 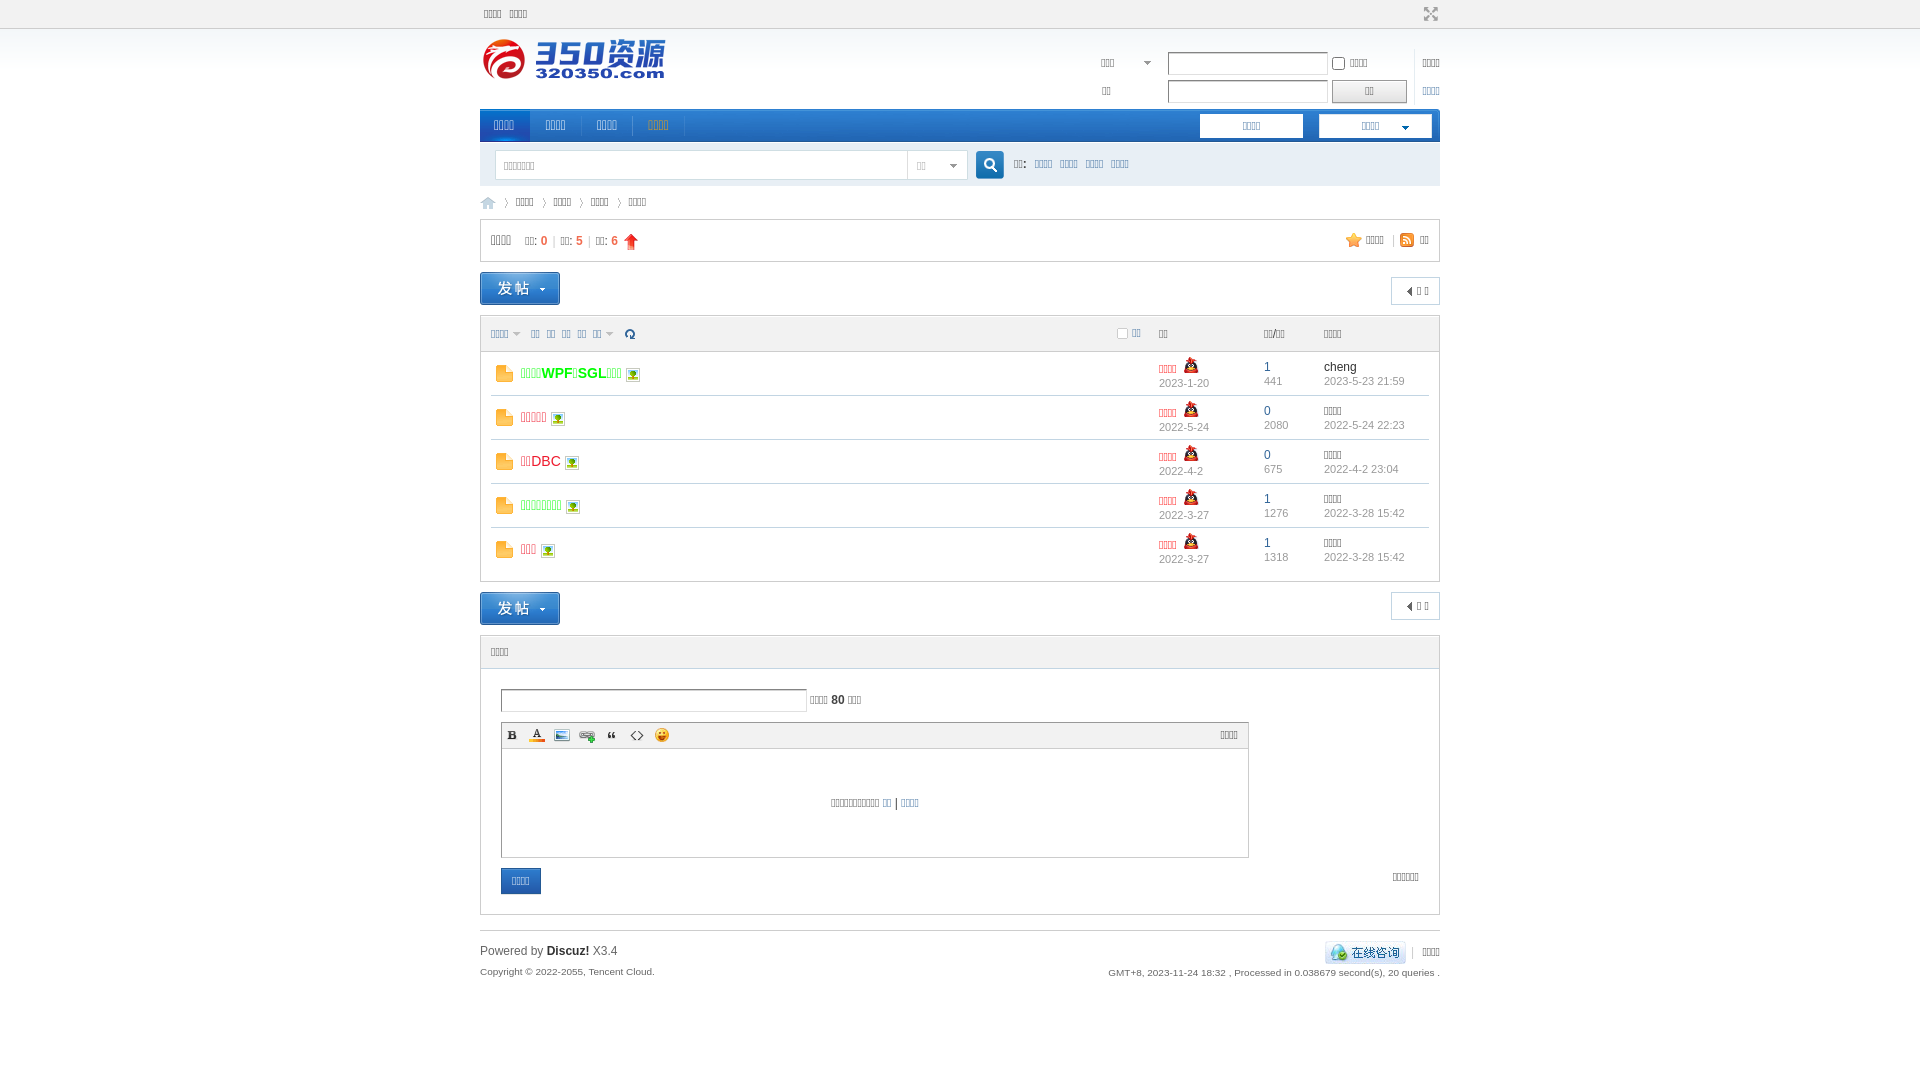 I want to click on 'Image', so click(x=560, y=735).